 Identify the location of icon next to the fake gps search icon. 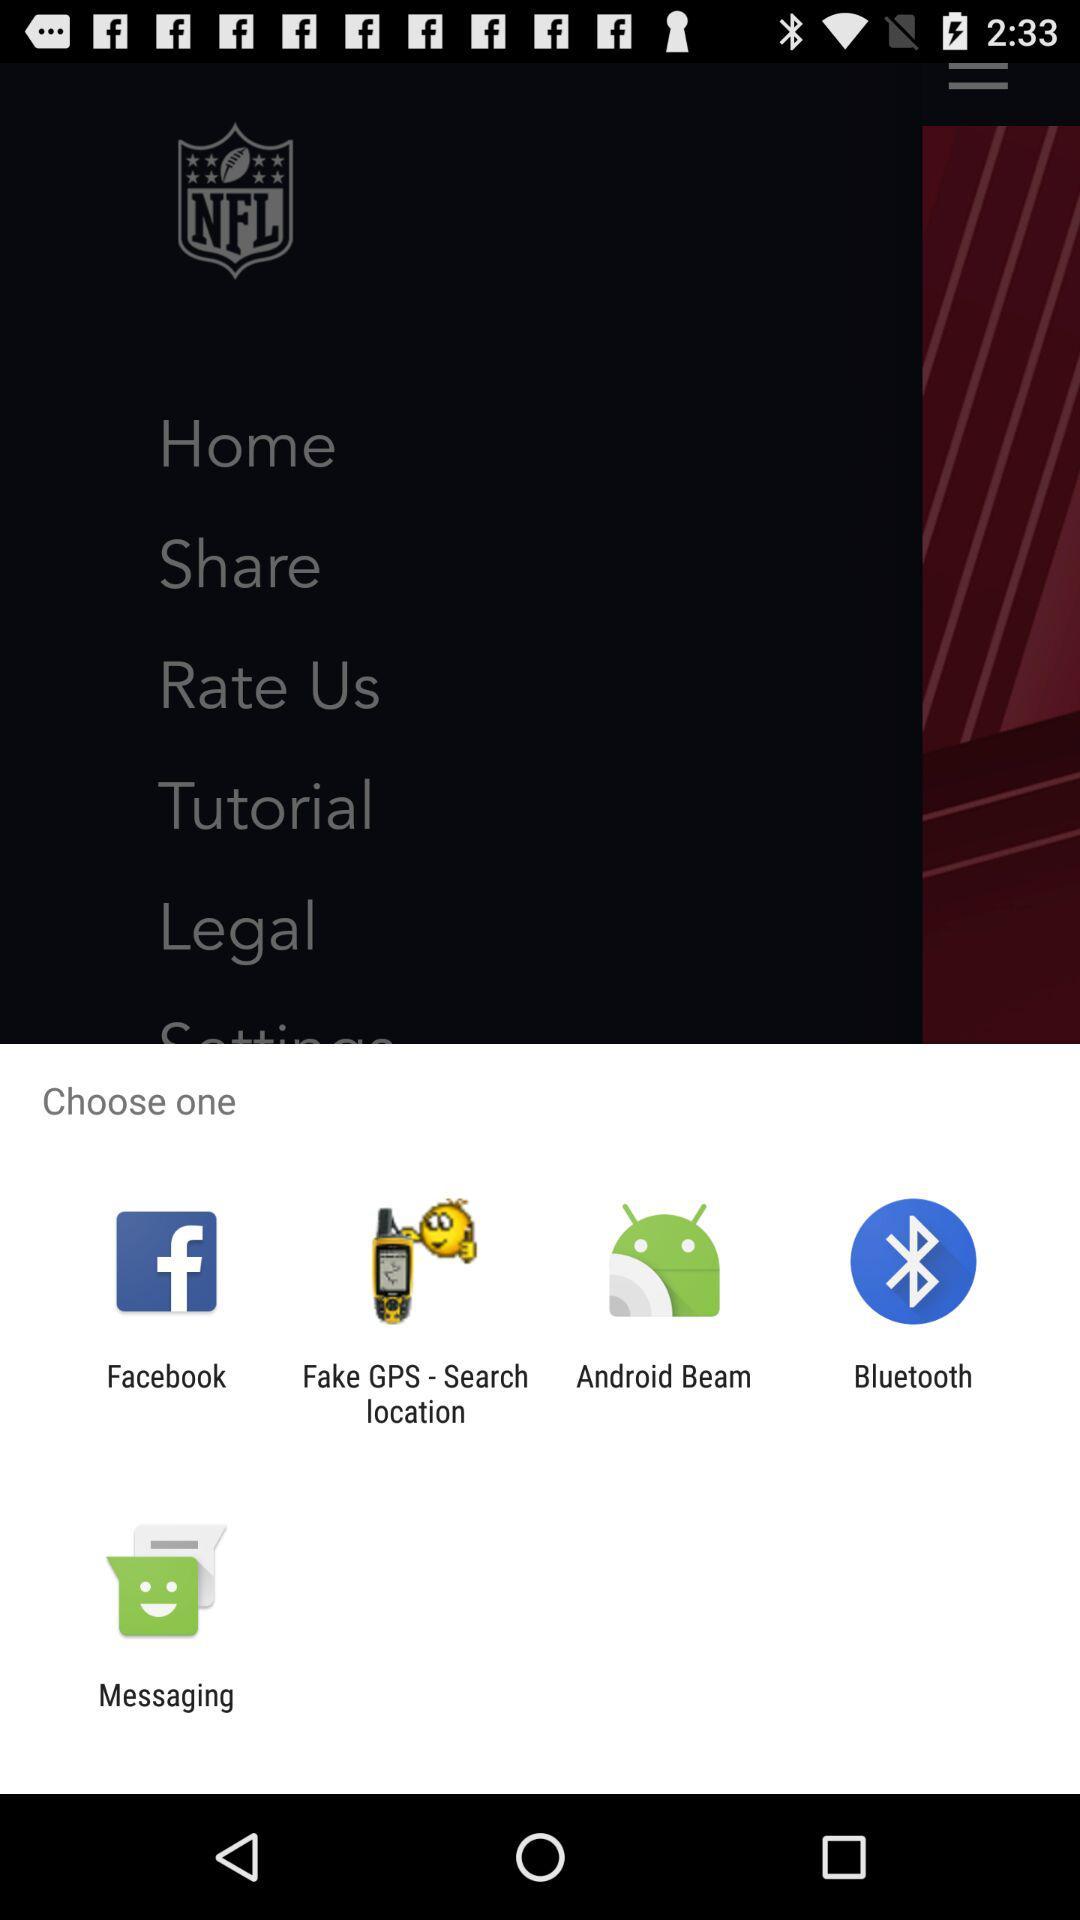
(165, 1392).